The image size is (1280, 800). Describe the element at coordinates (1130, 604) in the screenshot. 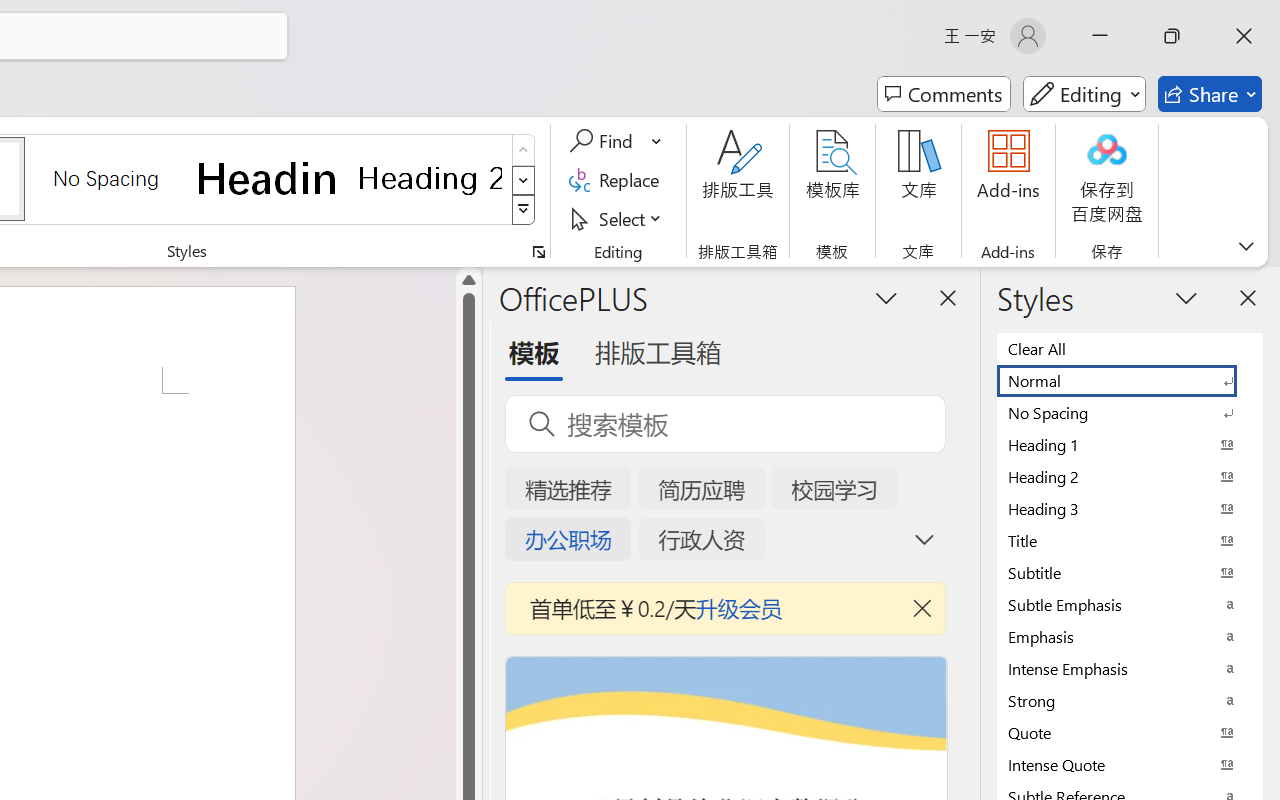

I see `'Subtle Emphasis'` at that location.